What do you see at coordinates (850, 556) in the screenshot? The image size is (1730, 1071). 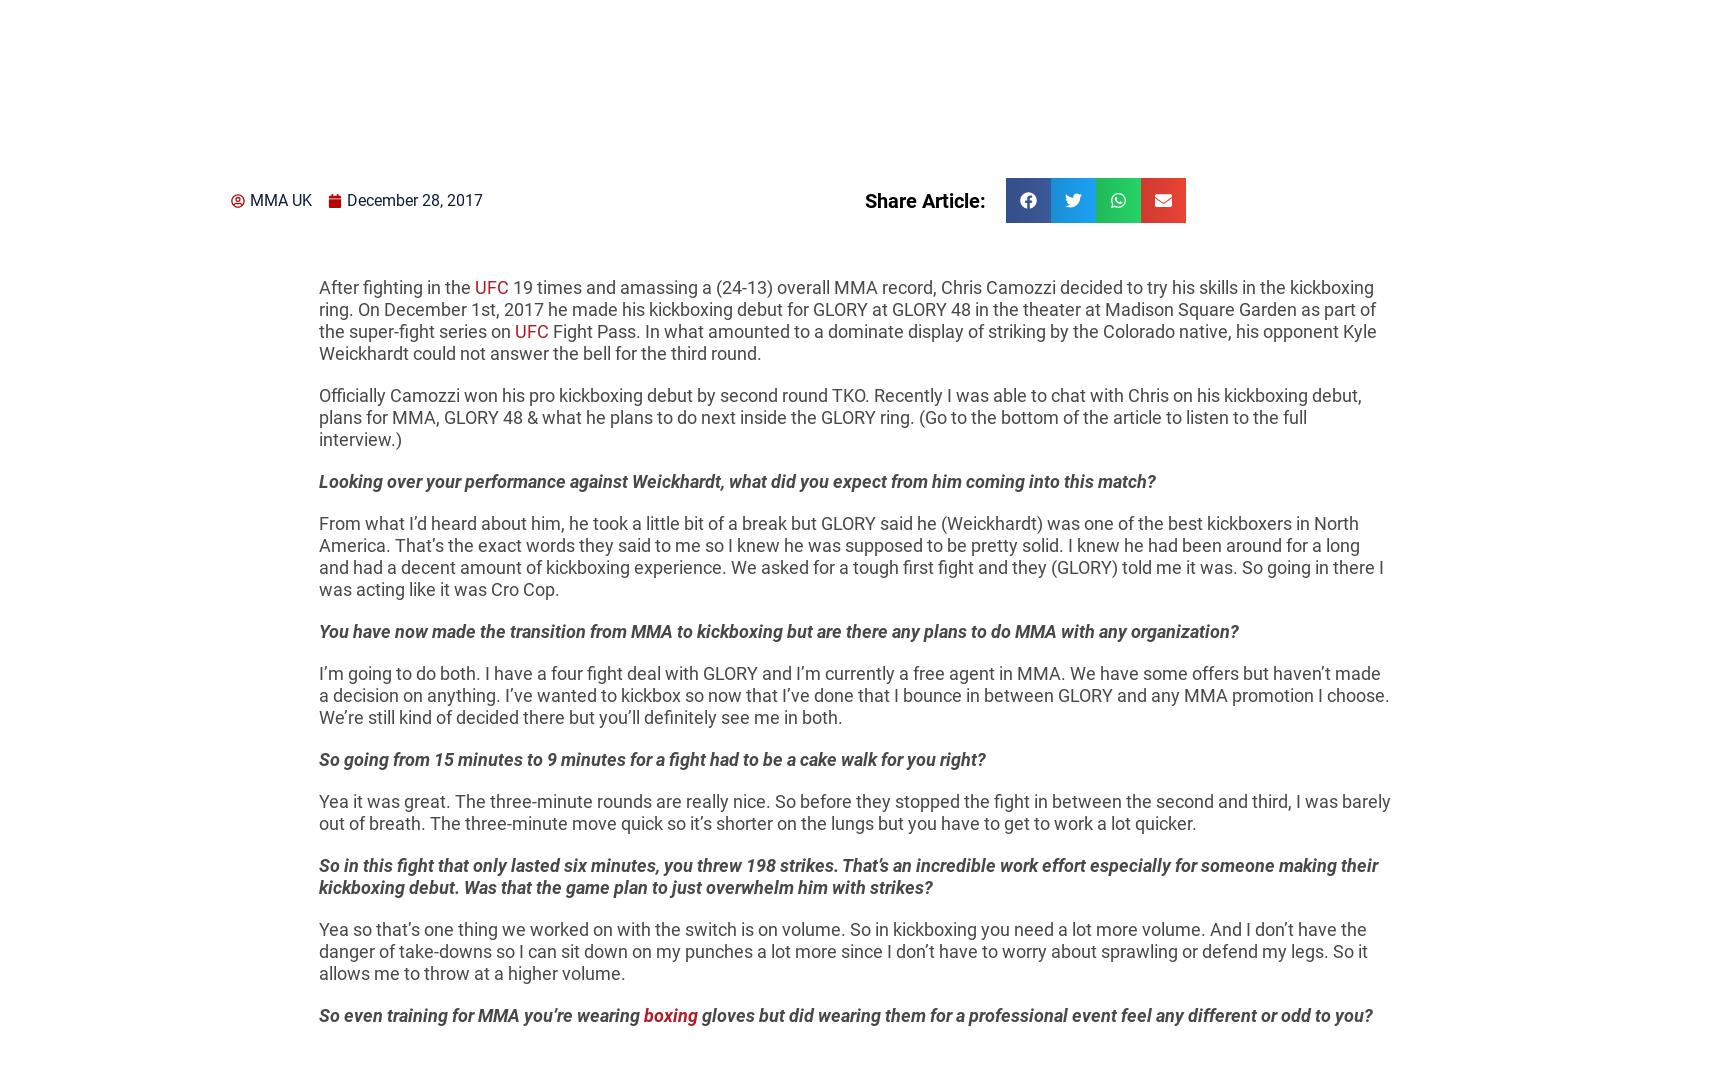 I see `'From what I’d heard about him, he took a little bit of a break but GLORY said he (Weickhardt) was one of the best kickboxers in North America. That’s the exact words they said to me so I knew he was supposed to be pretty solid. I knew he had been around for a long and had a decent amount of kickboxing experience. We asked for a tough first fight and they (GLORY) told me it was. So going in there I was acting like it was Cro Cop.'` at bounding box center [850, 556].